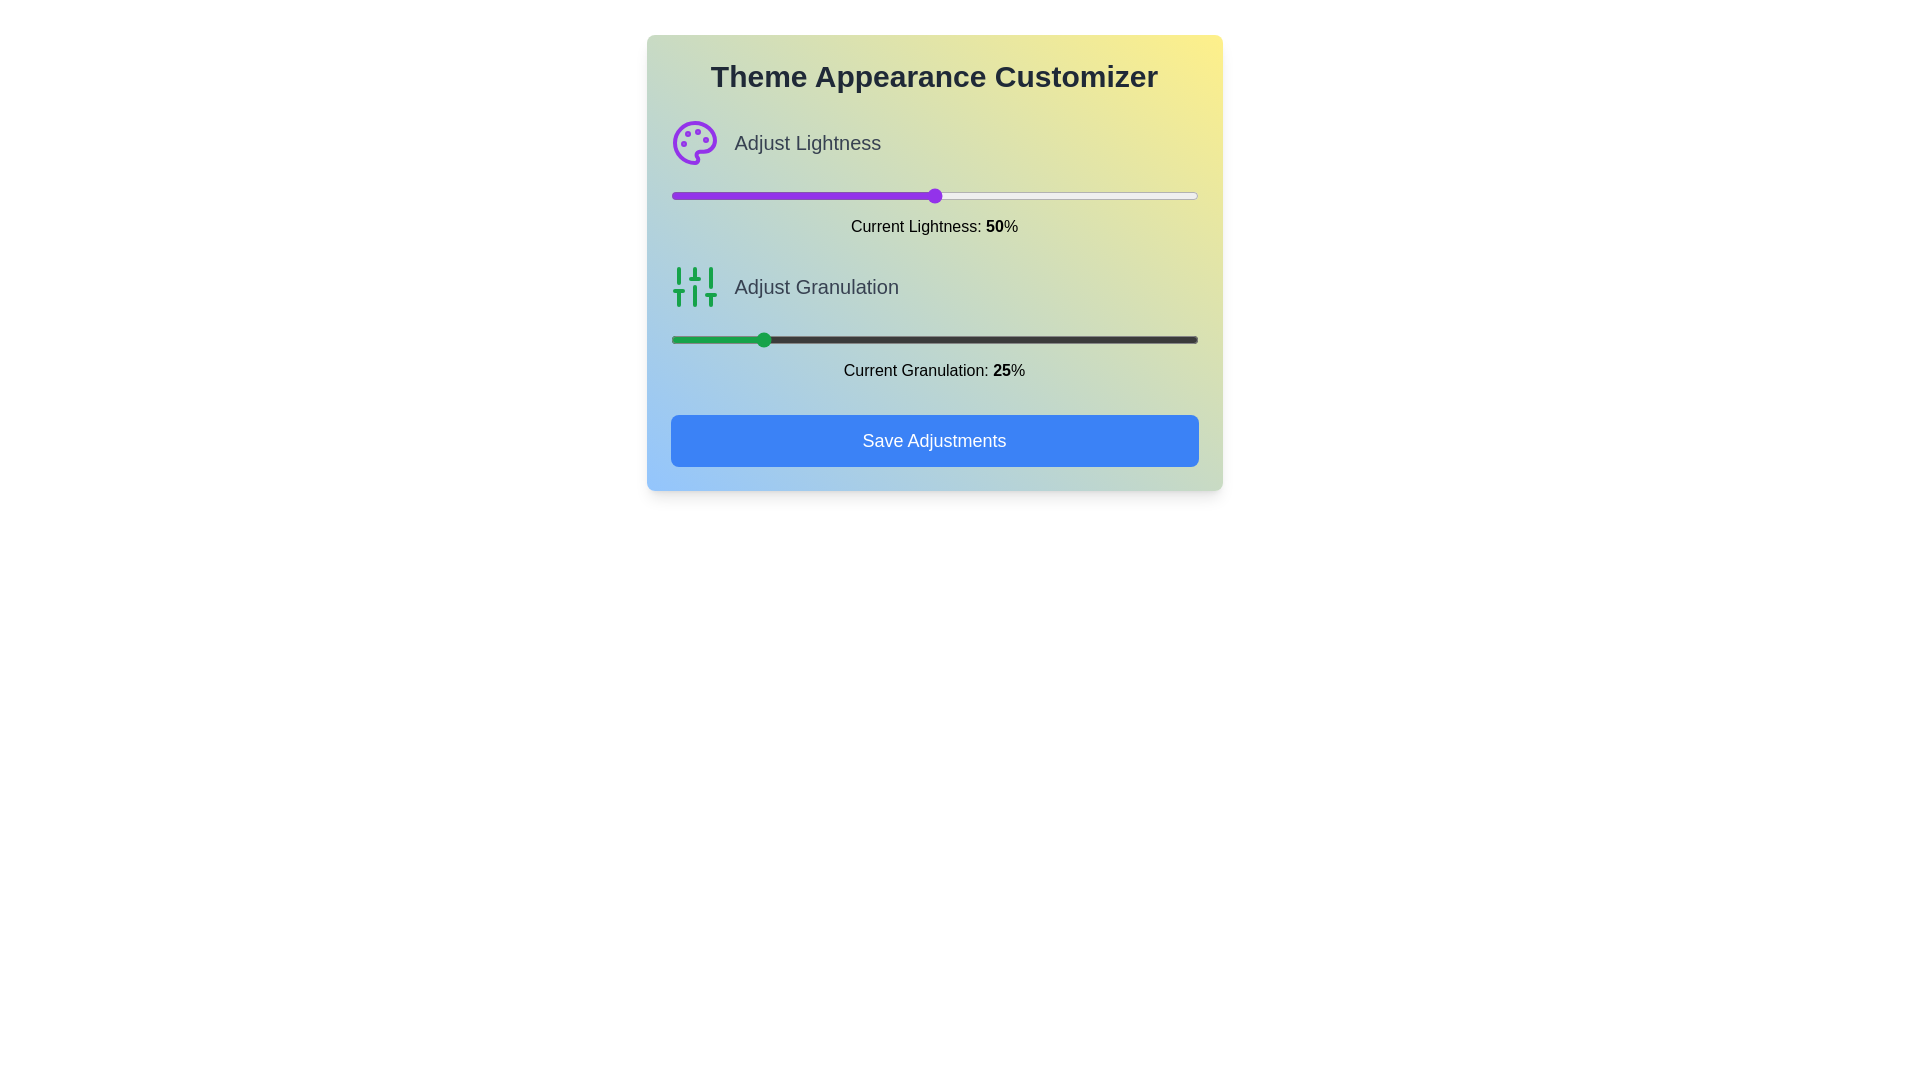 The width and height of the screenshot is (1920, 1080). What do you see at coordinates (728, 338) in the screenshot?
I see `the granulation slider to 20%` at bounding box center [728, 338].